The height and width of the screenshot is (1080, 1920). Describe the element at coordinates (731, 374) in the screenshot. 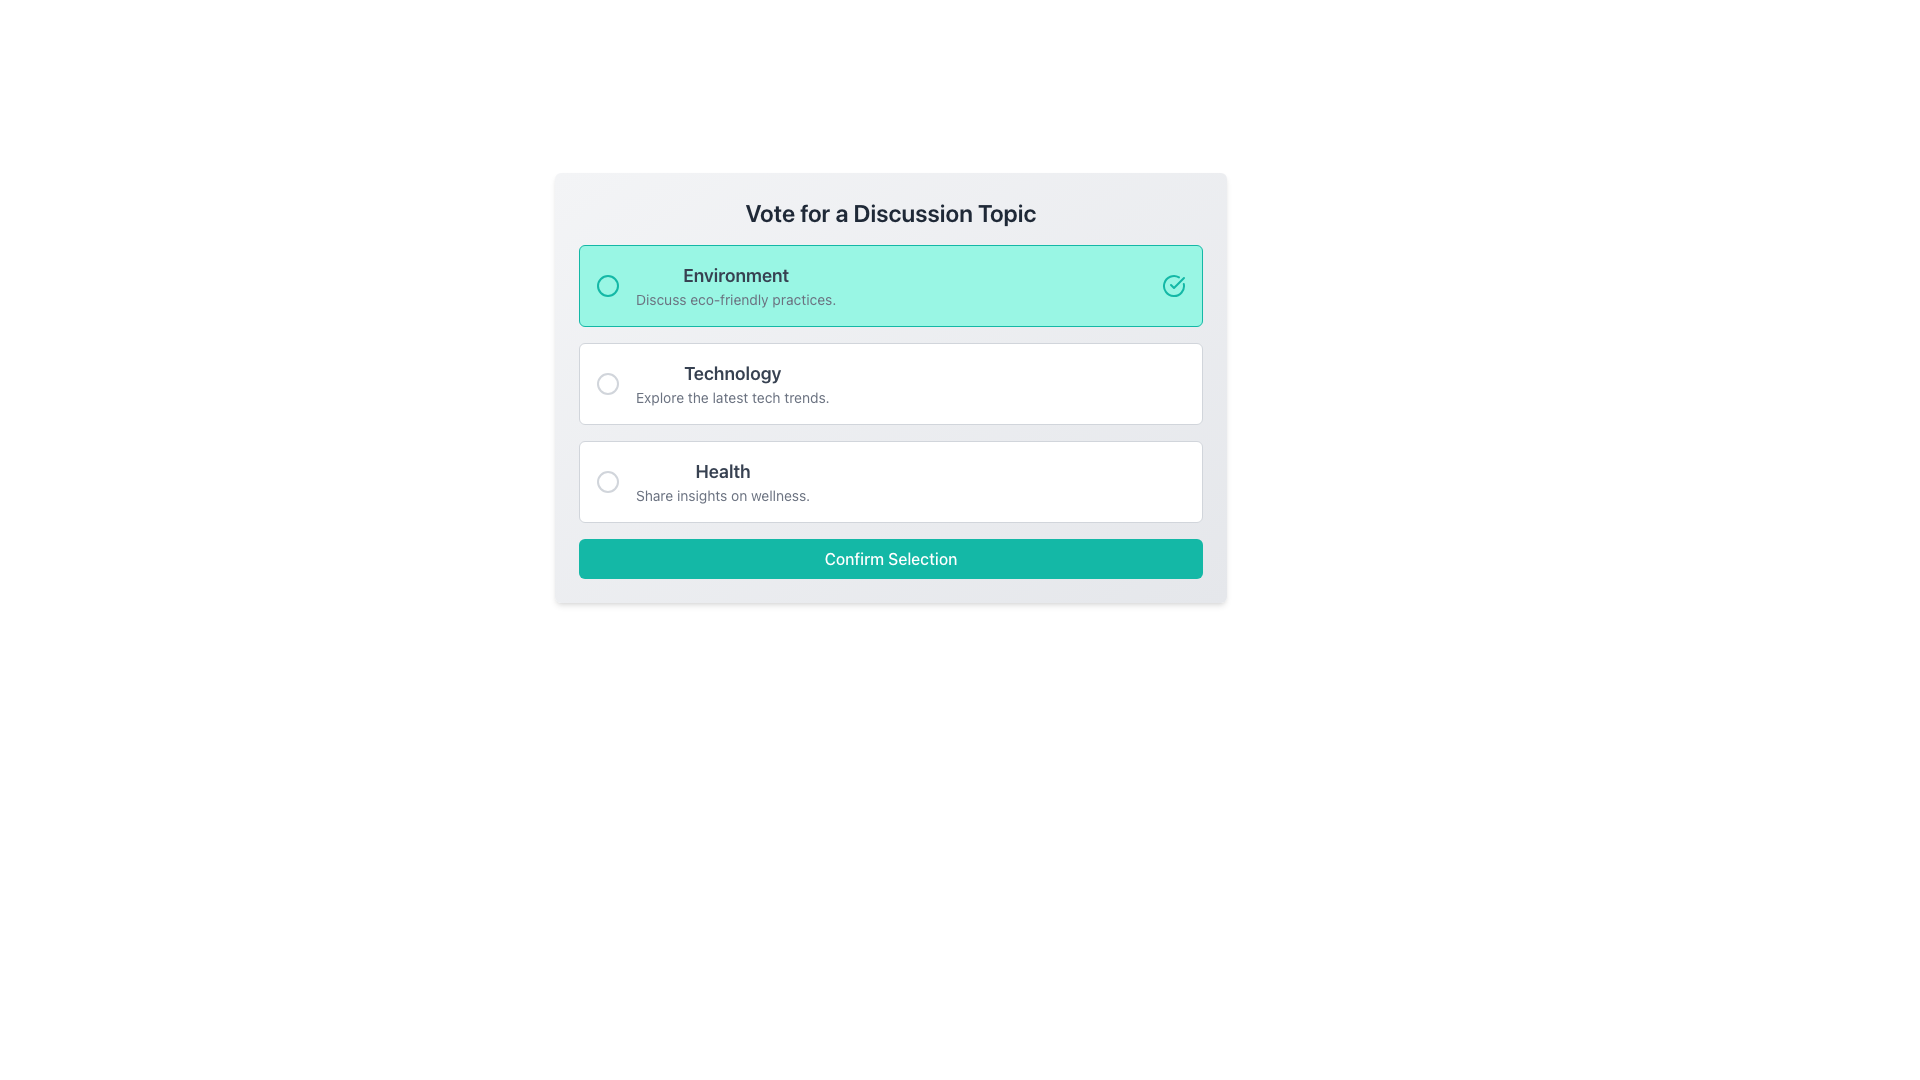

I see `text label that serves as the title for the second selectable option under the header 'Vote for a Discussion Topic', positioned directly above the descriptive text 'Explore the latest tech trends'` at that location.